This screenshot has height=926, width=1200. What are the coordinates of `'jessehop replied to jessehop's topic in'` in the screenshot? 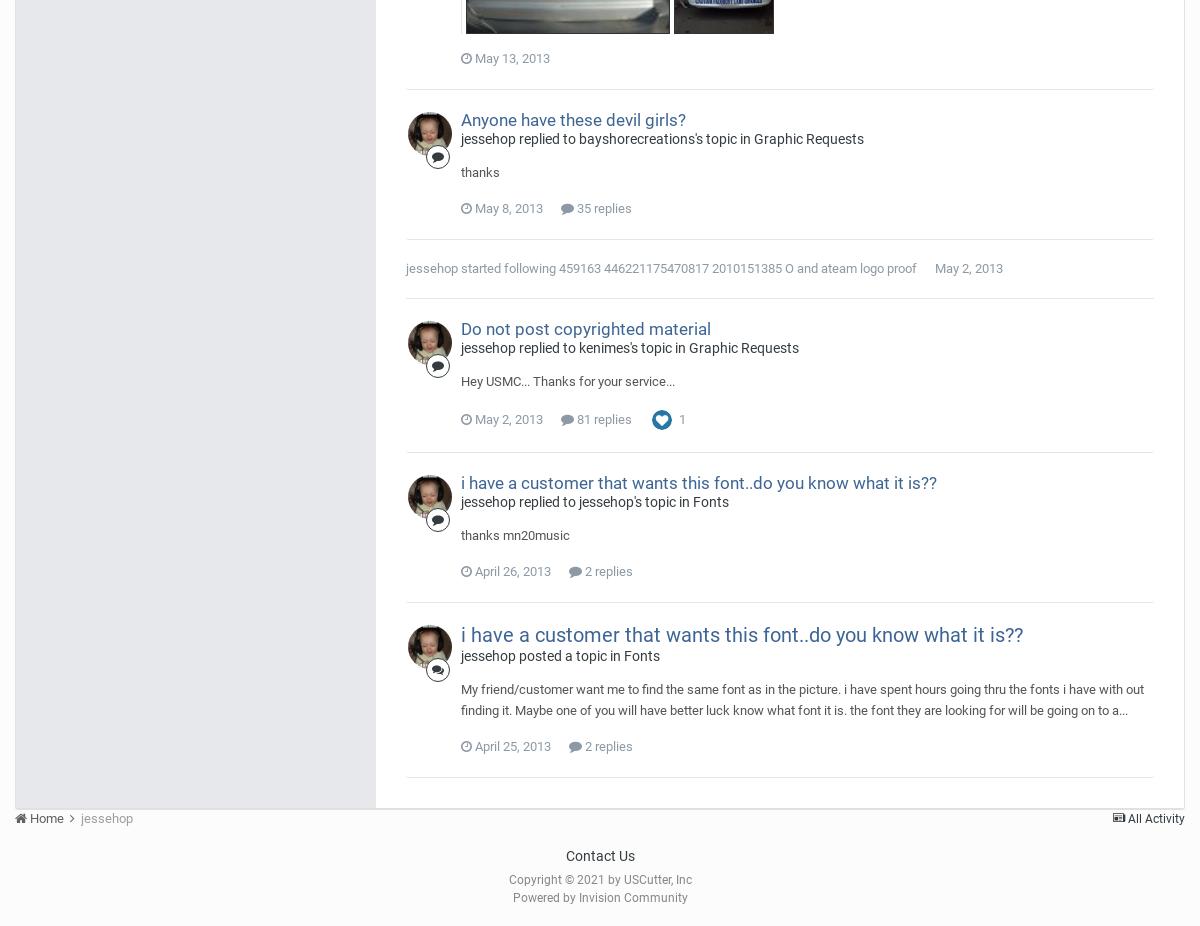 It's located at (575, 500).